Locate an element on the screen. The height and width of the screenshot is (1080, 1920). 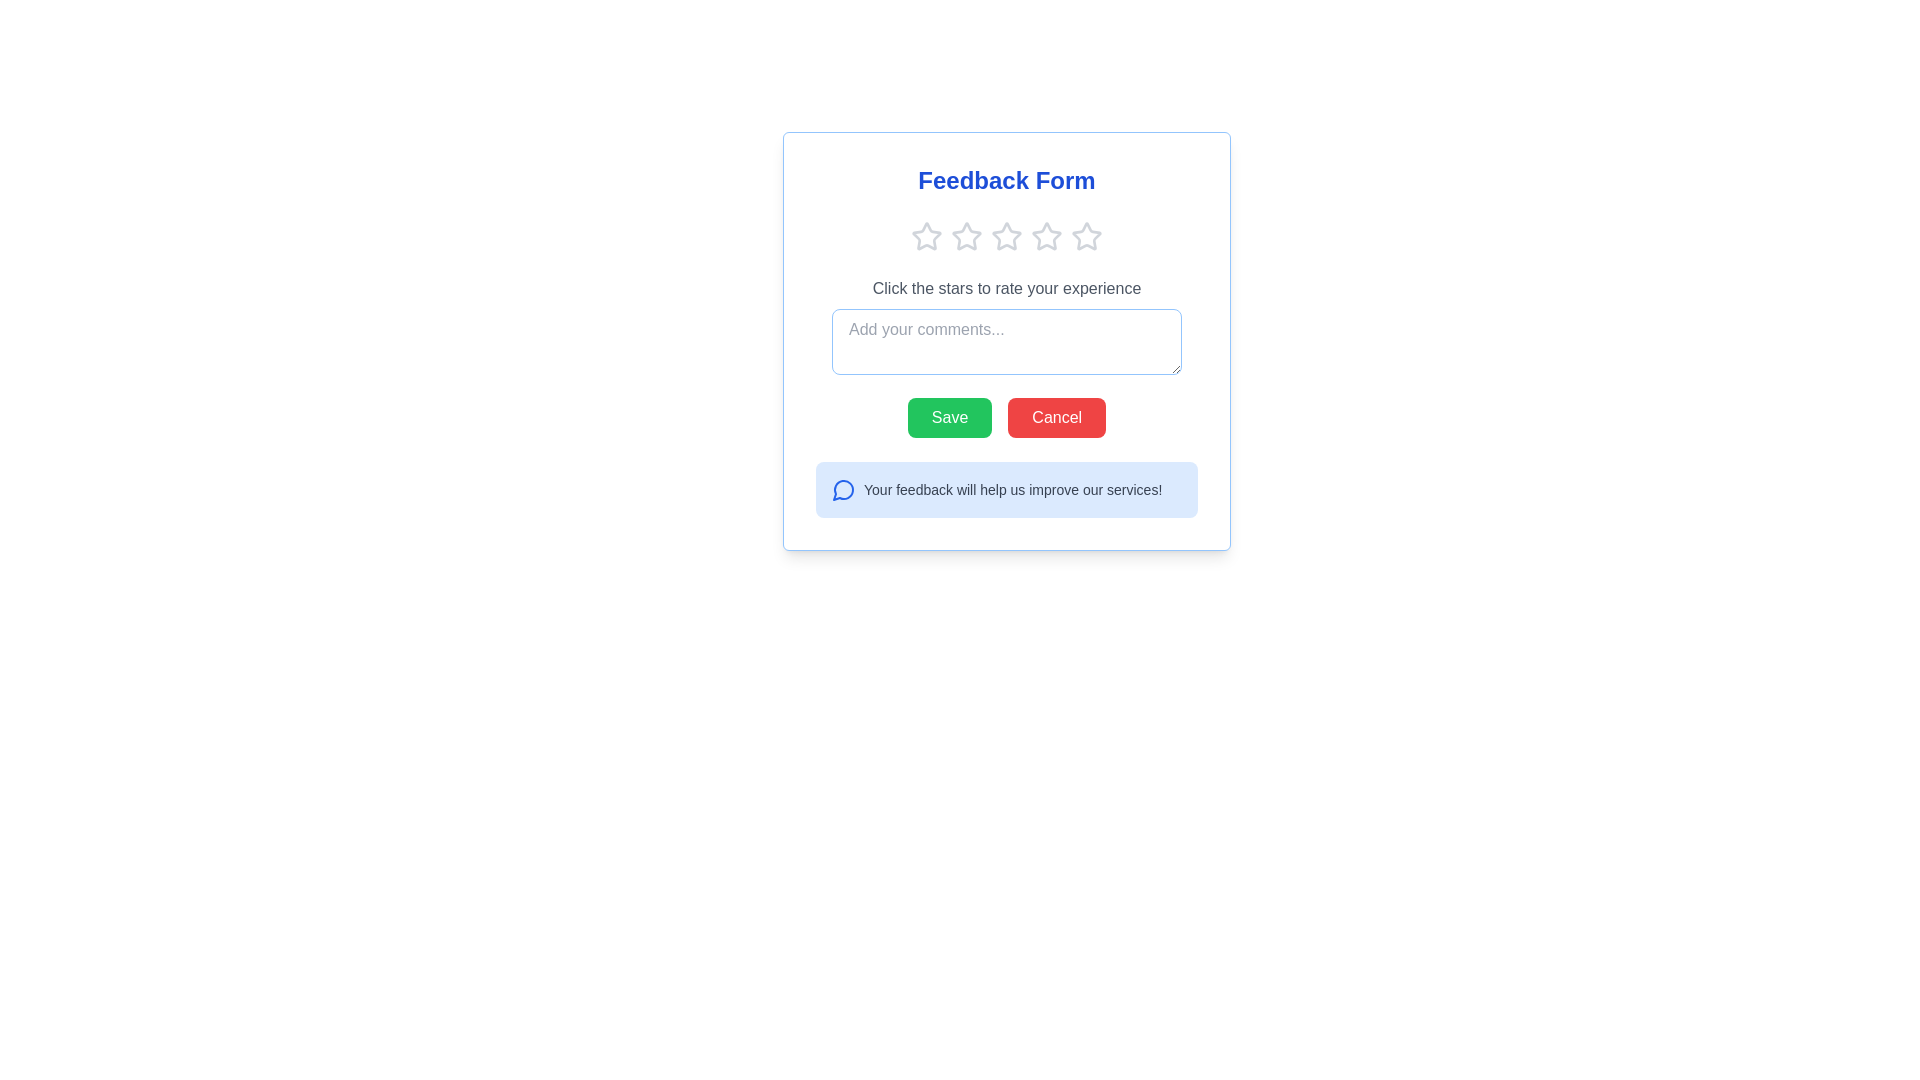
the Button group (Save and Cancel) located at the bottom right of the feedback form is located at coordinates (1007, 416).